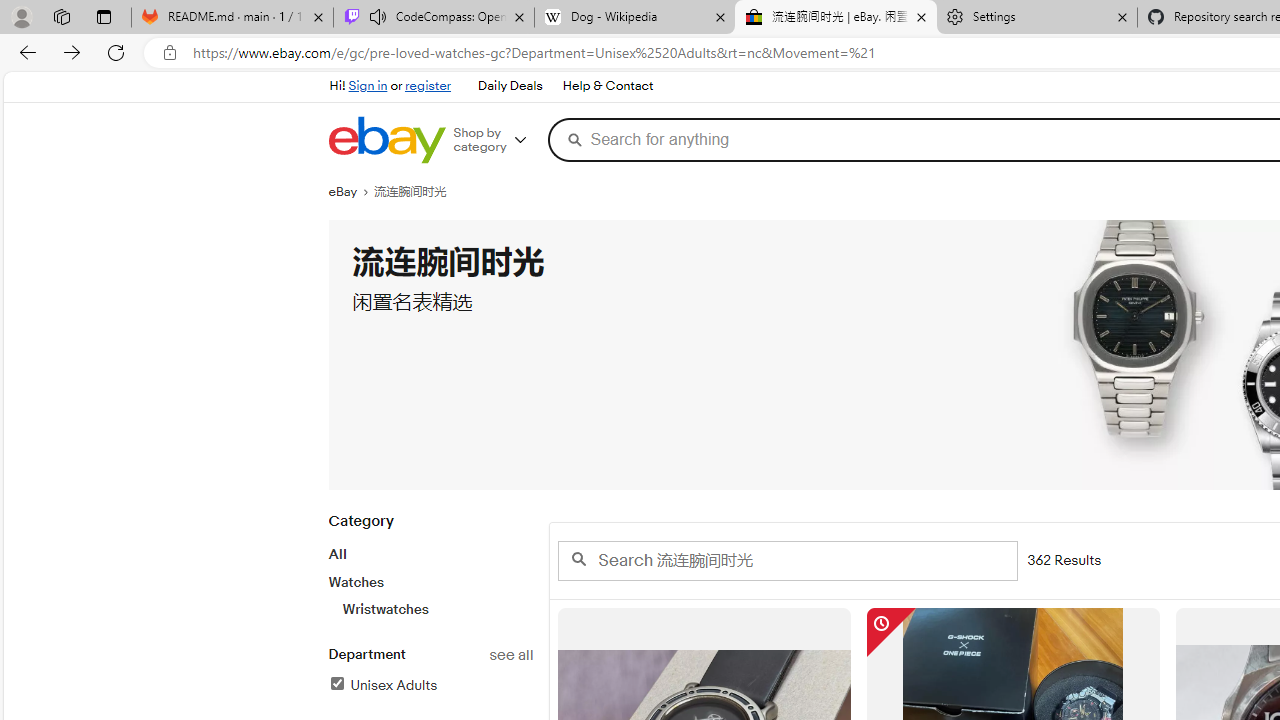 The width and height of the screenshot is (1280, 720). I want to click on 'Help & Contact', so click(607, 86).